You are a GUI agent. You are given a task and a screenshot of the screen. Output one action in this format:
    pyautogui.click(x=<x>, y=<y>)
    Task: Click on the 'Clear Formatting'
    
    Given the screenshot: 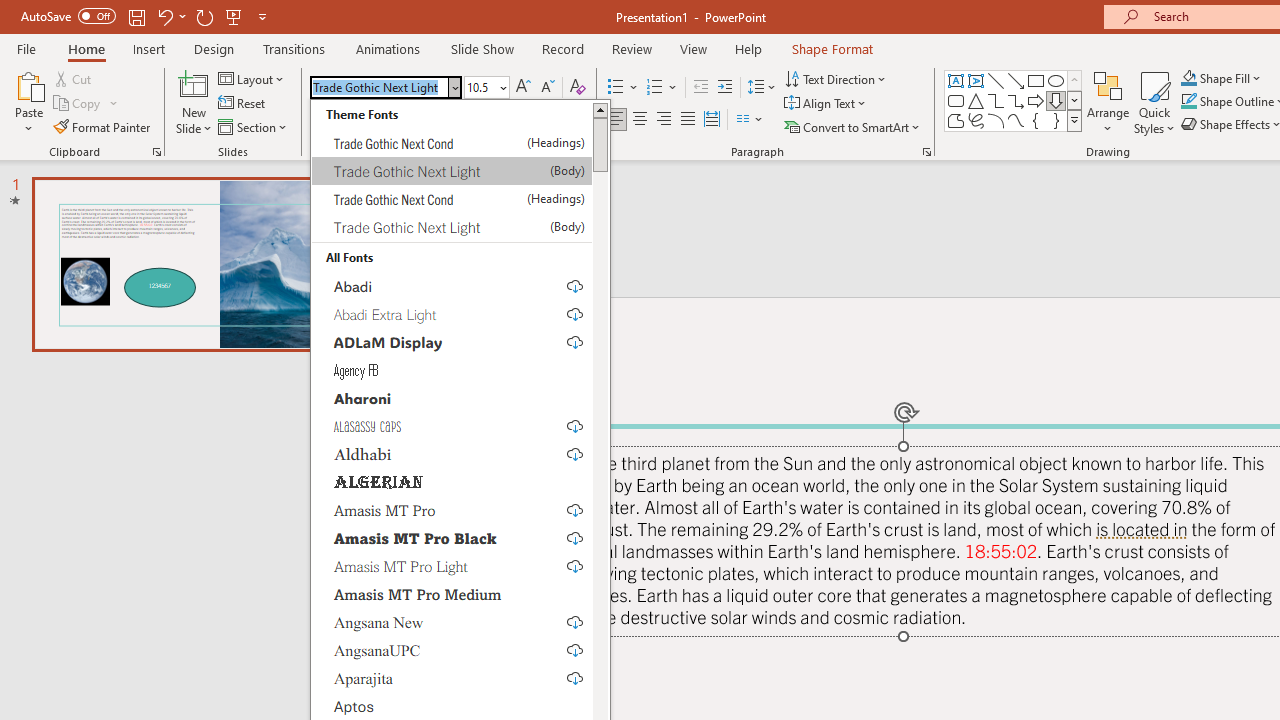 What is the action you would take?
    pyautogui.click(x=576, y=86)
    